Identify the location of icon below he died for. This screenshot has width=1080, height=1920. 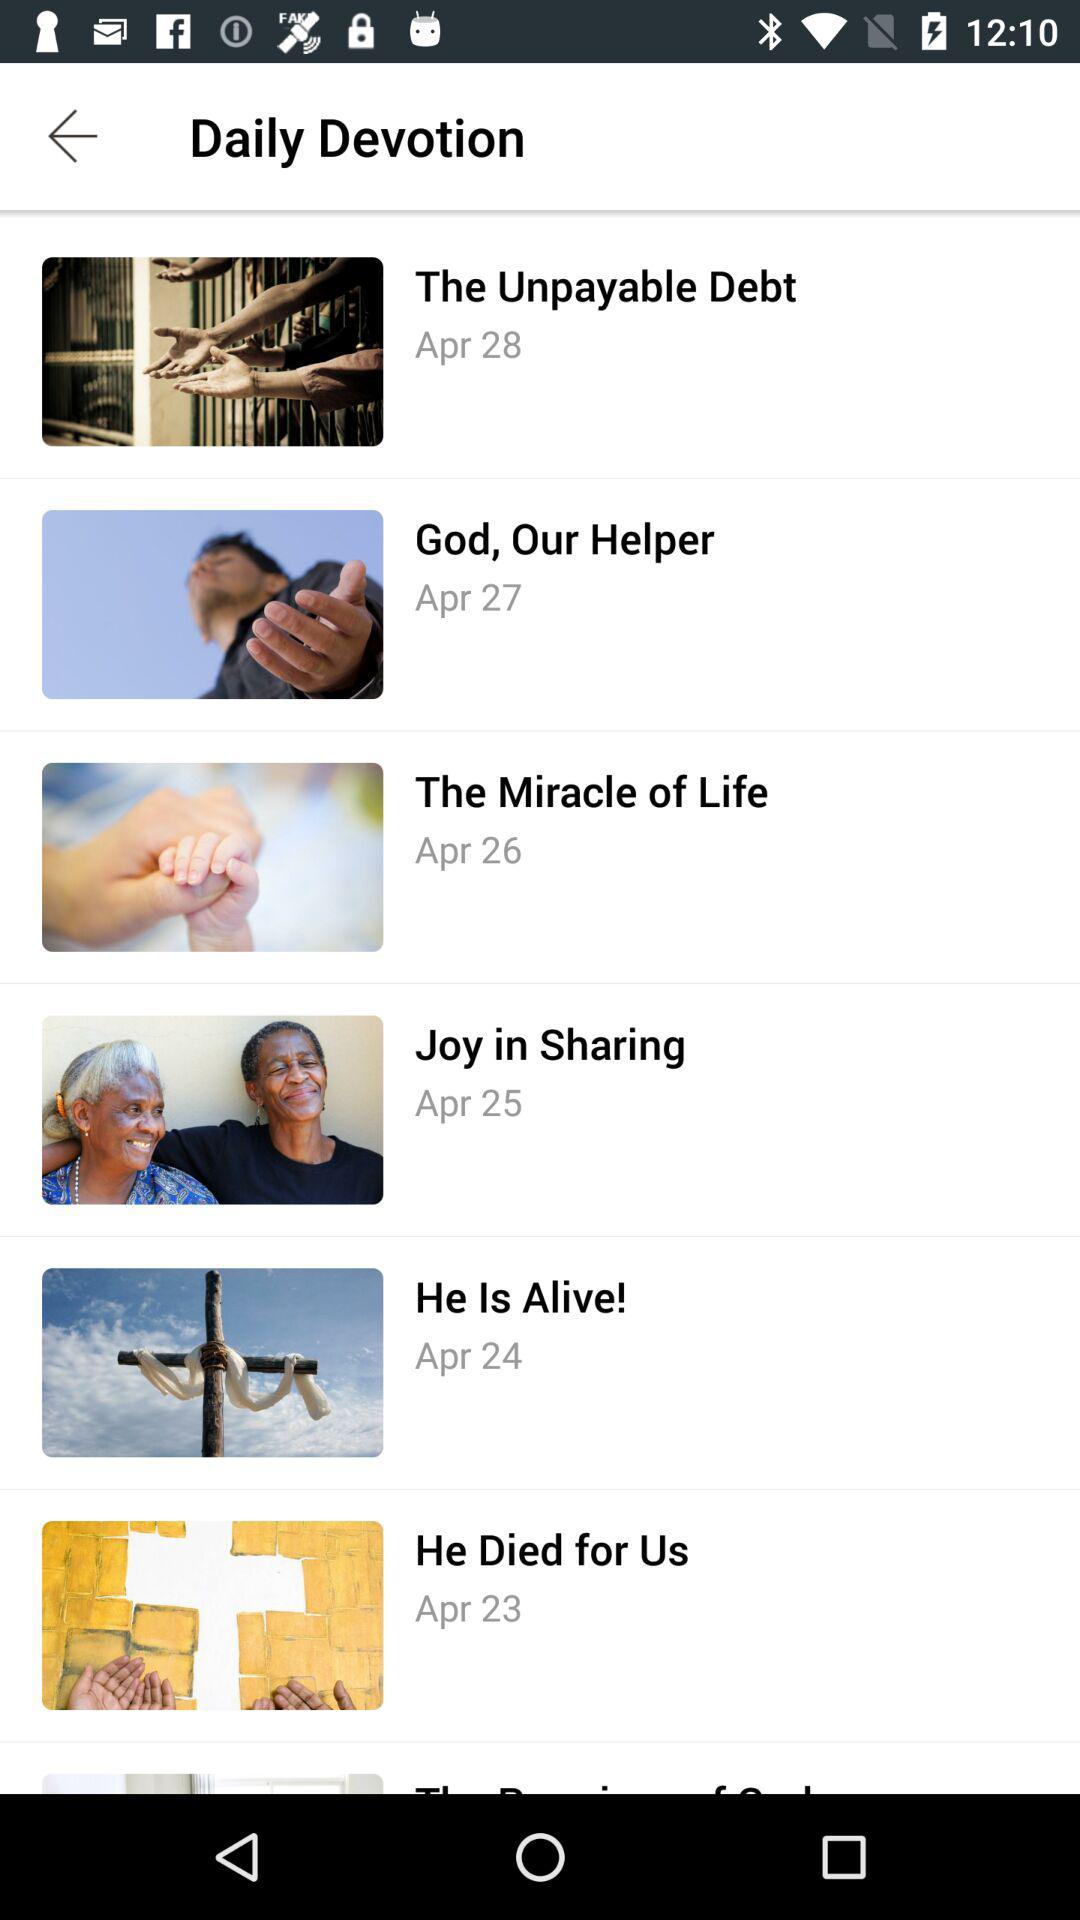
(468, 1607).